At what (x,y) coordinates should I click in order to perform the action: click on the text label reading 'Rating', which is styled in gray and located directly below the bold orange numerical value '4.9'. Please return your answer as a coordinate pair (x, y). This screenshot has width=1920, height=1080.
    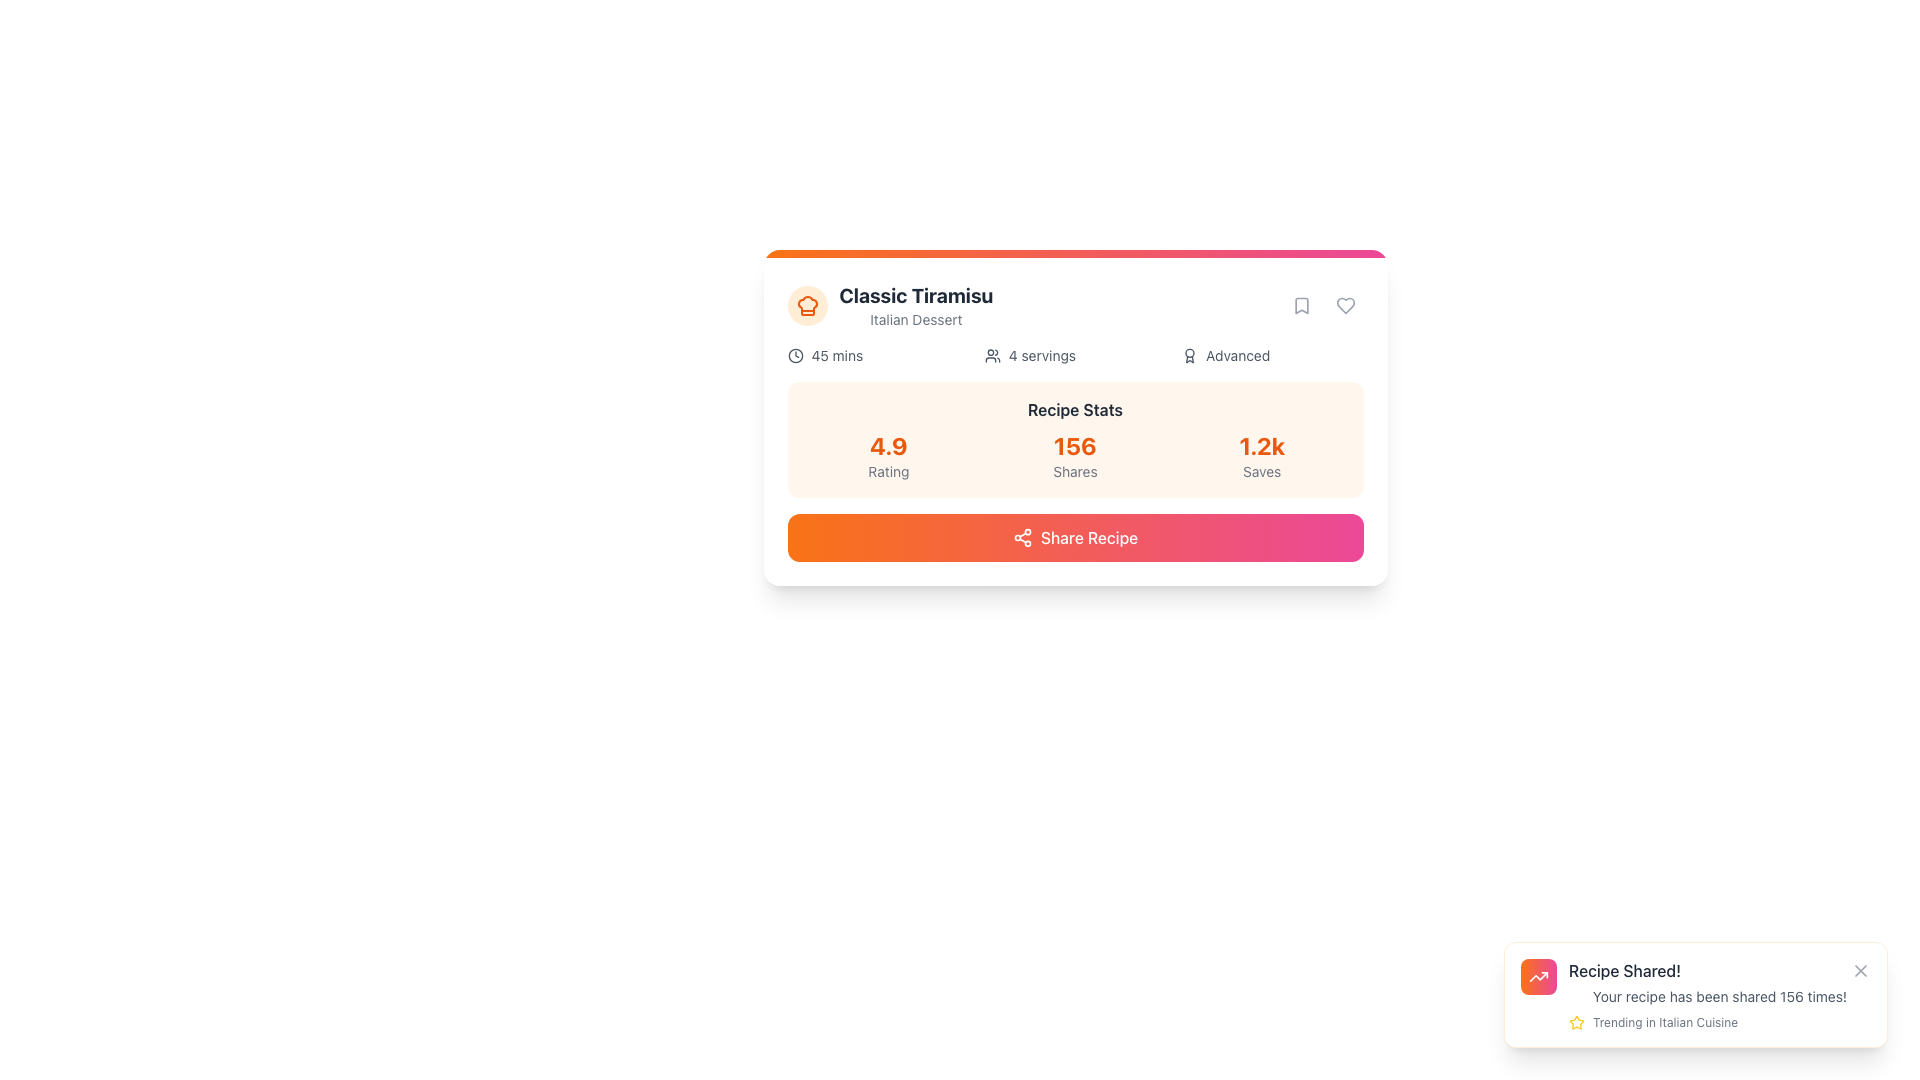
    Looking at the image, I should click on (887, 471).